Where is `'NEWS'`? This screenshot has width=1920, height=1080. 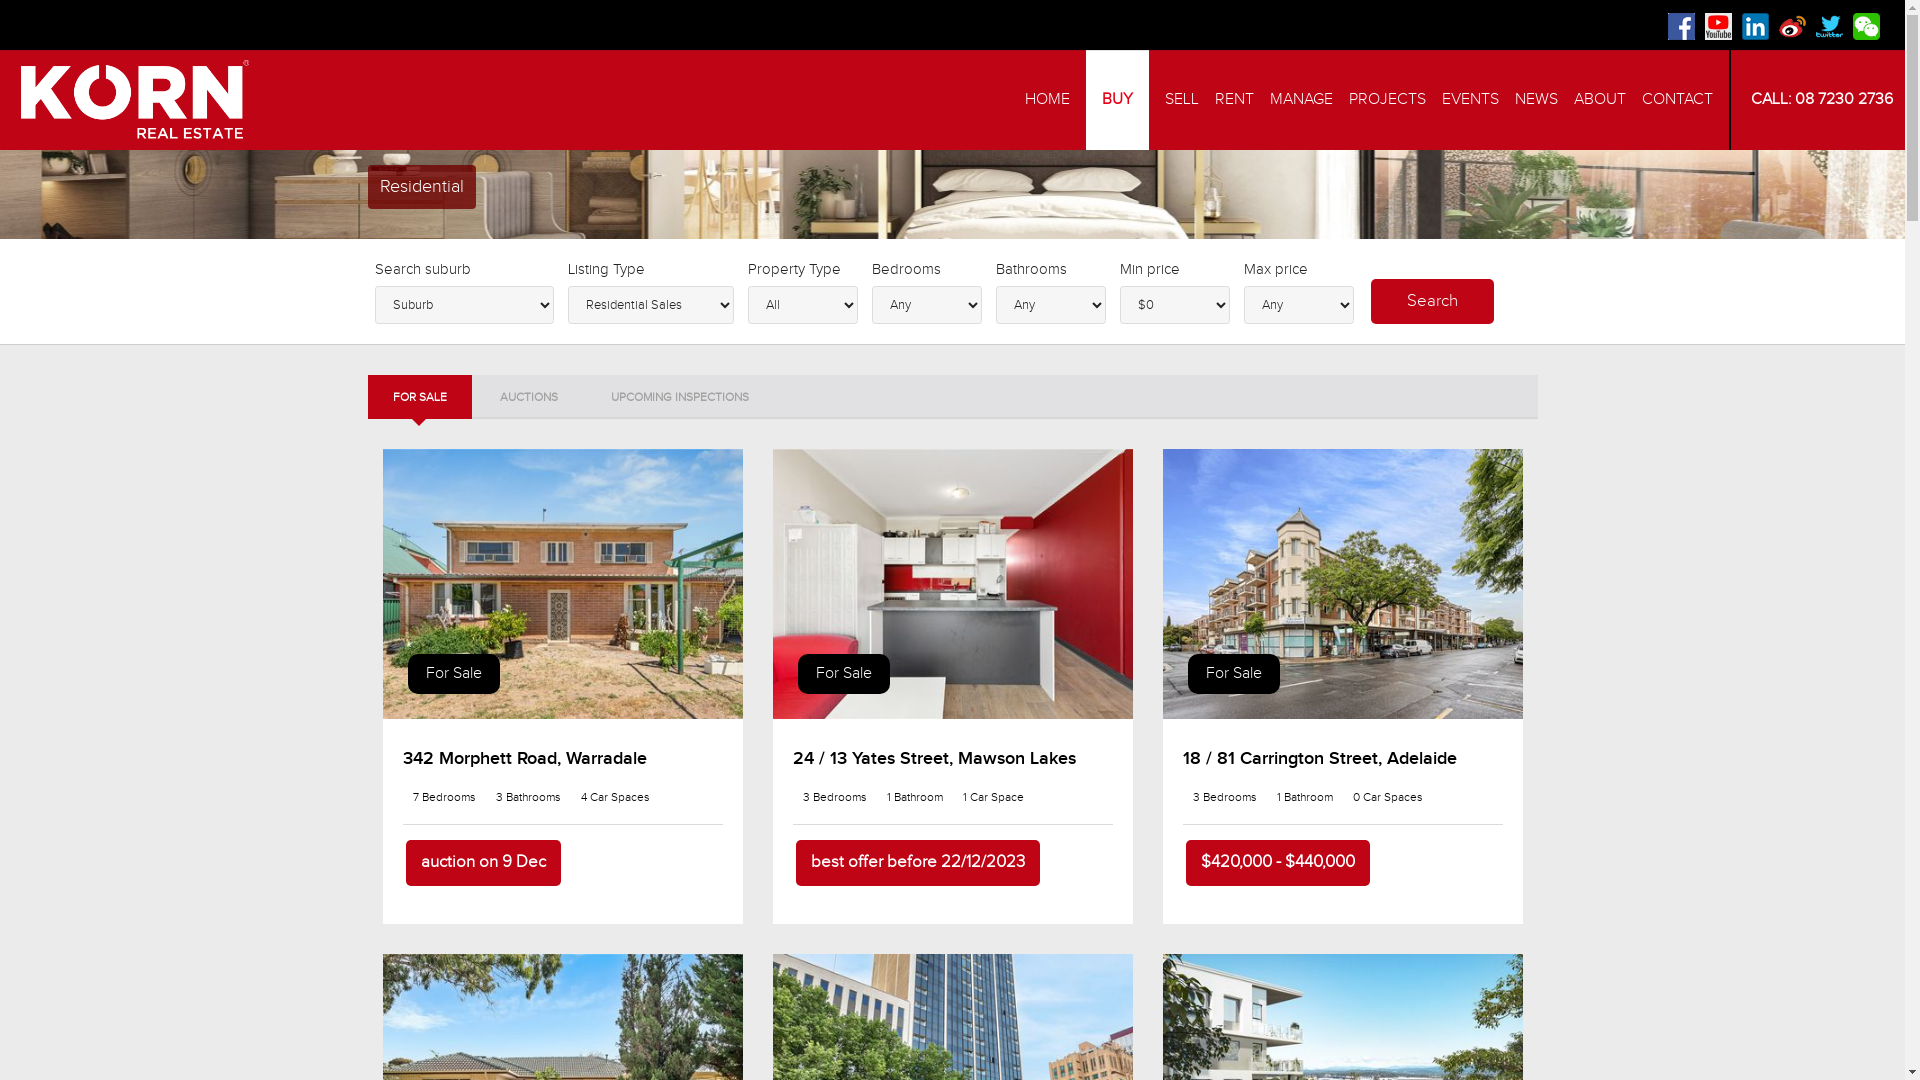 'NEWS' is located at coordinates (1515, 100).